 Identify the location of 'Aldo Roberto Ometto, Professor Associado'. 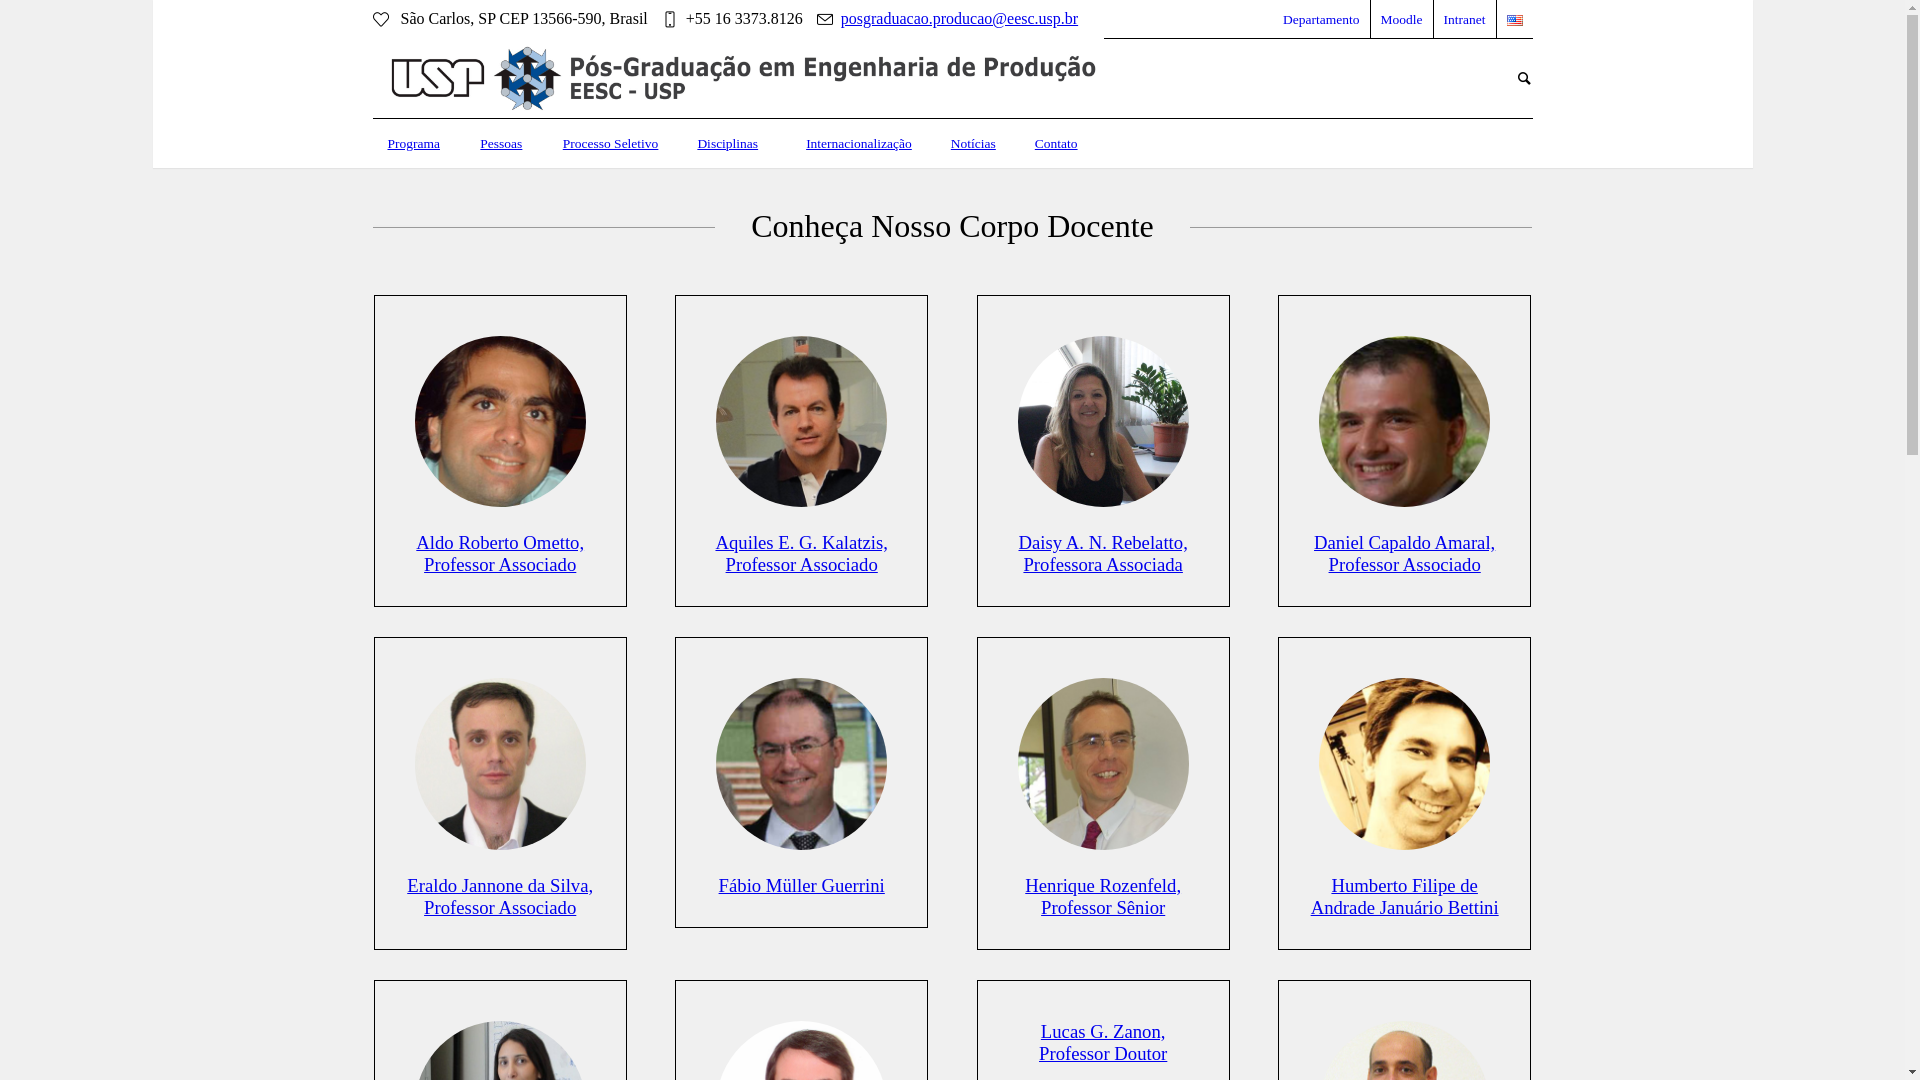
(499, 553).